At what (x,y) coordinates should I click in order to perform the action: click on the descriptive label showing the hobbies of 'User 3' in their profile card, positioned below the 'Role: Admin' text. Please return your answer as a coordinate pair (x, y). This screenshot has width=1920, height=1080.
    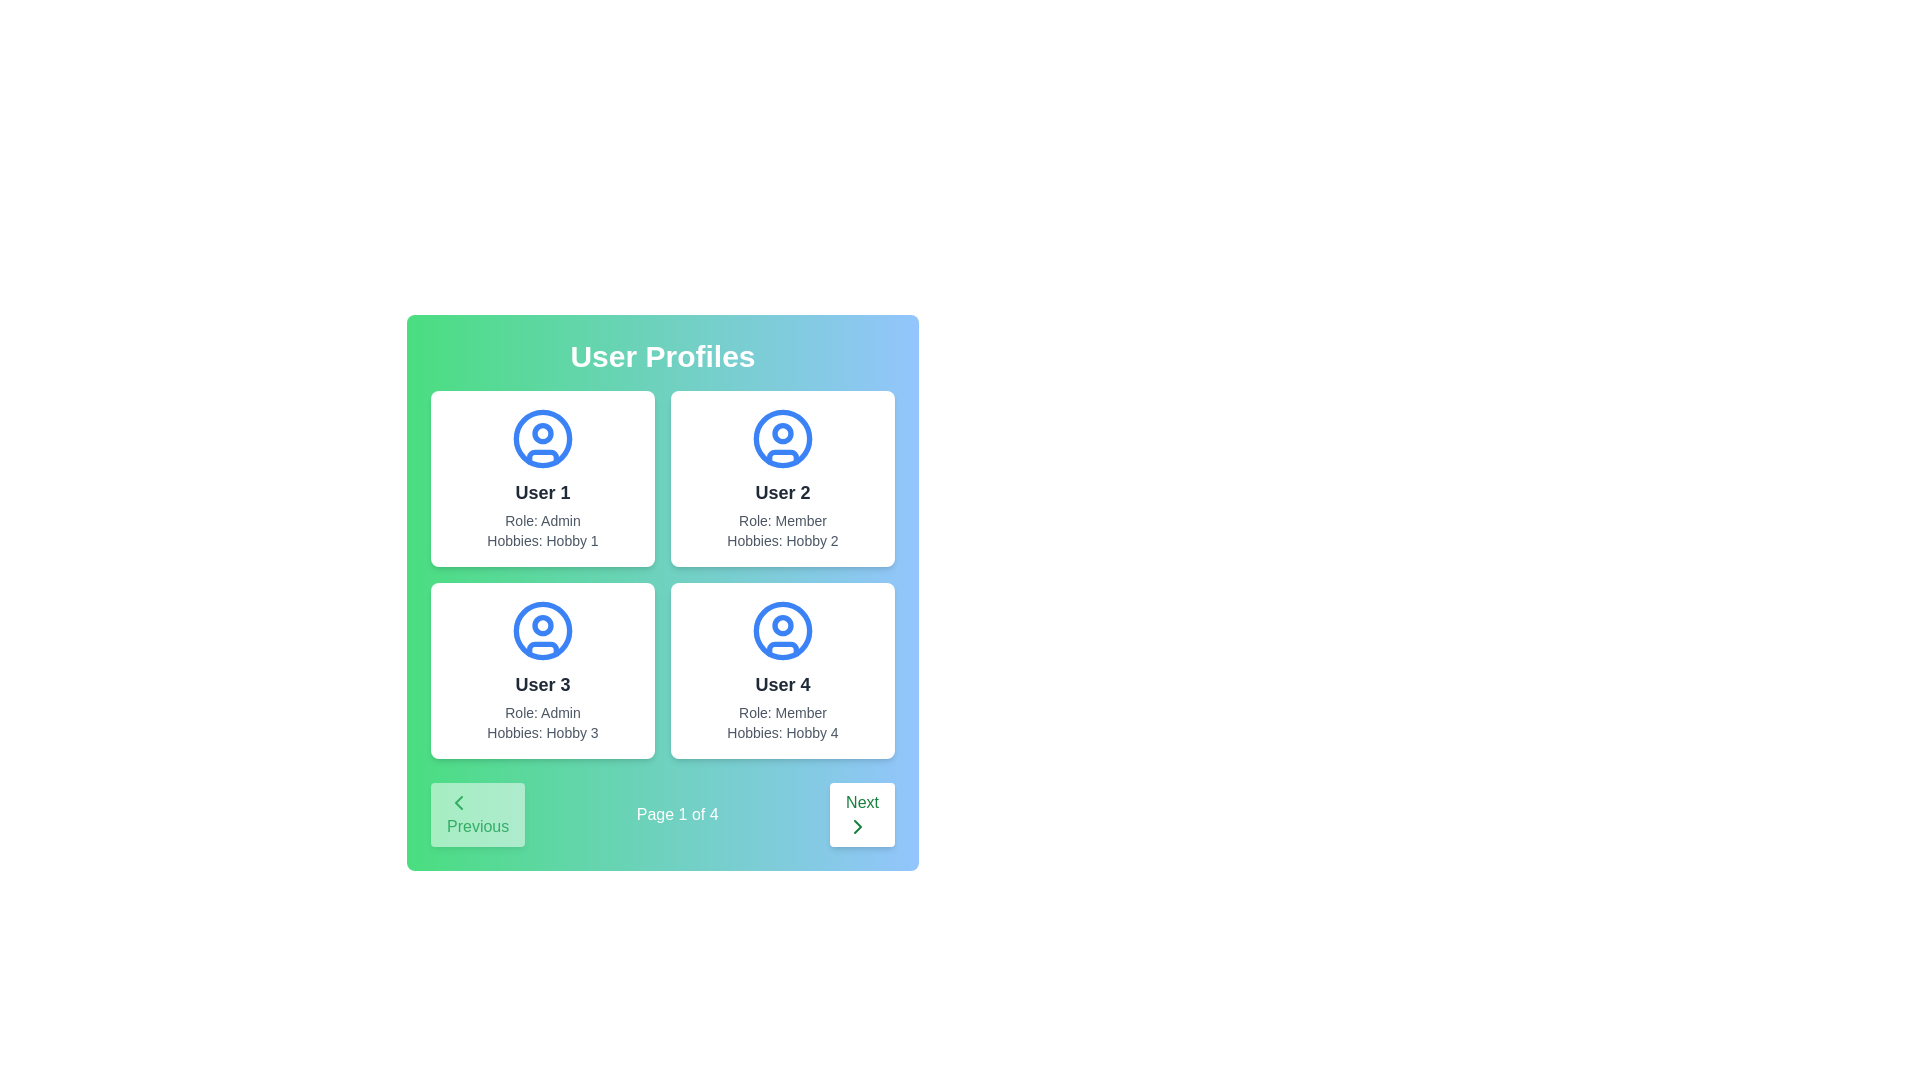
    Looking at the image, I should click on (542, 732).